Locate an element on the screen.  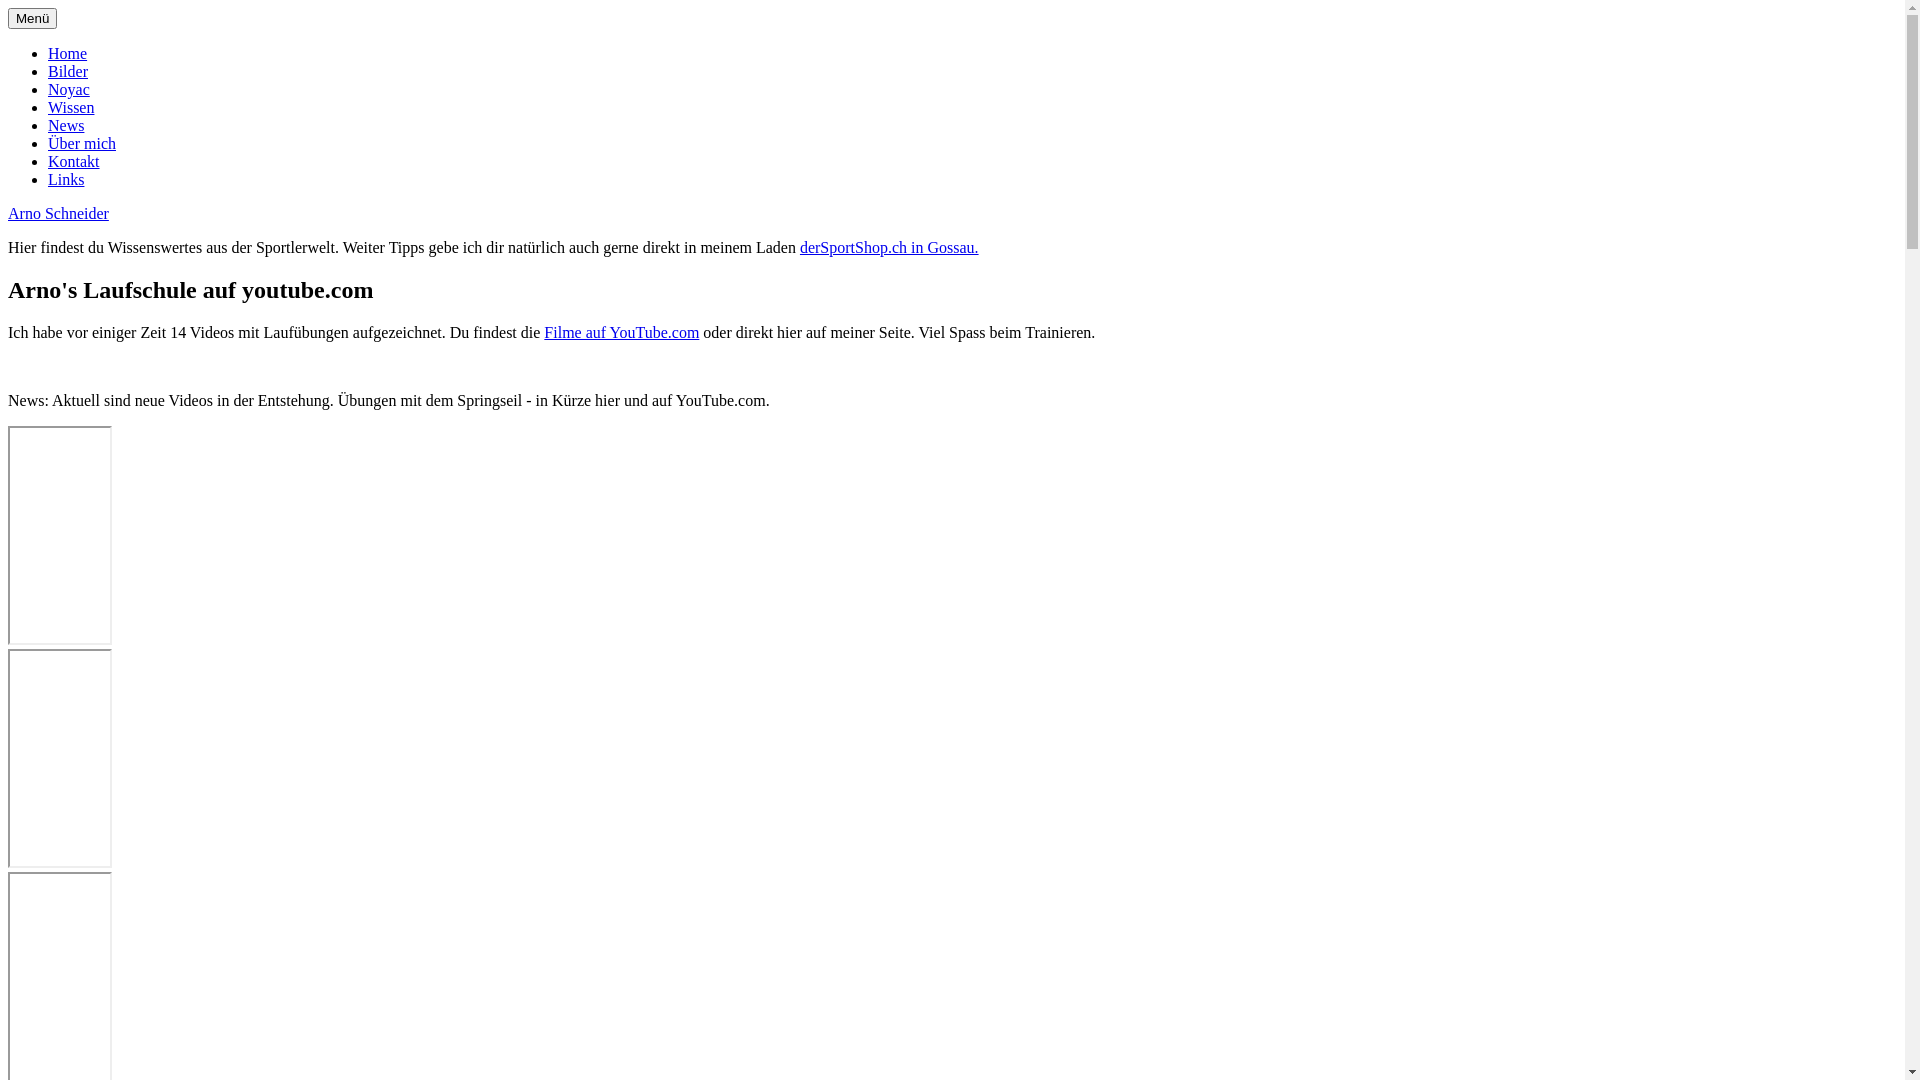
'Home' is located at coordinates (67, 52).